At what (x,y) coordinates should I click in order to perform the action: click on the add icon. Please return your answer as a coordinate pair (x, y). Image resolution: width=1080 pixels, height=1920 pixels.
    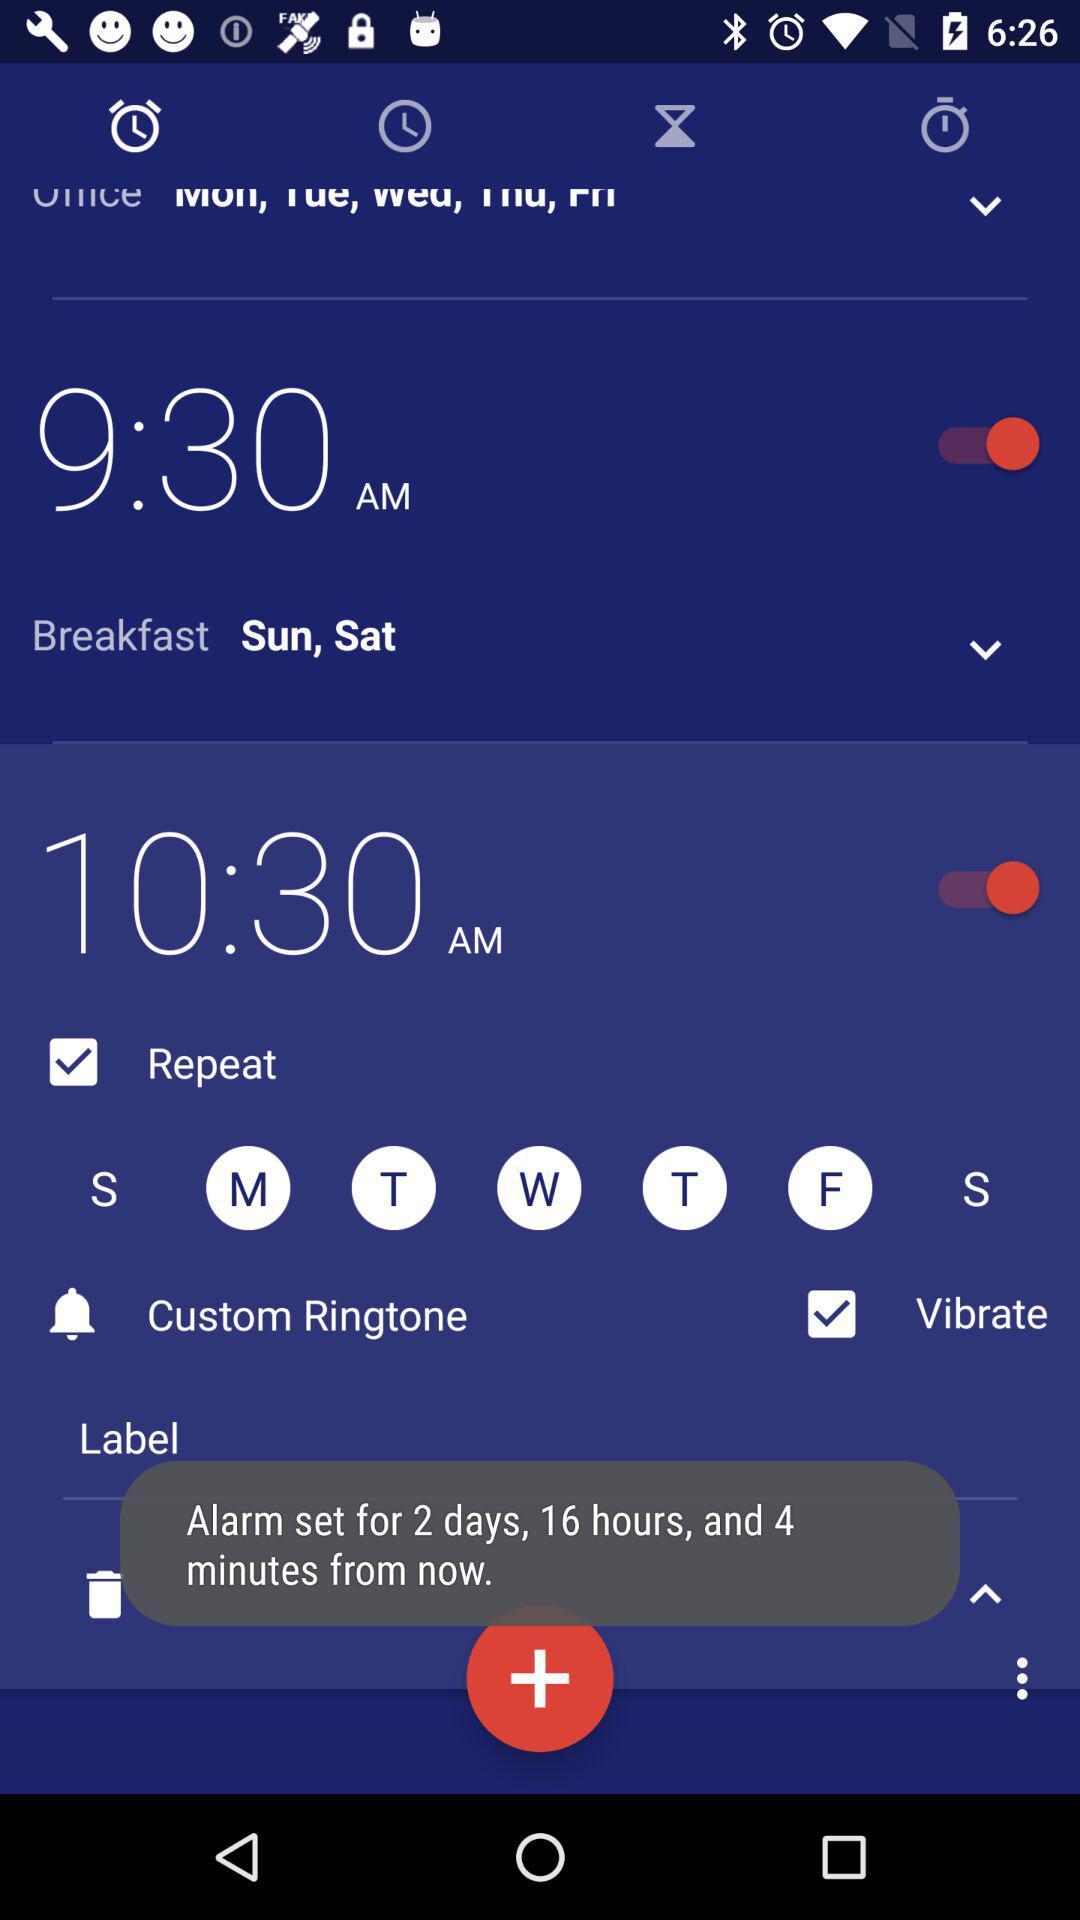
    Looking at the image, I should click on (540, 1678).